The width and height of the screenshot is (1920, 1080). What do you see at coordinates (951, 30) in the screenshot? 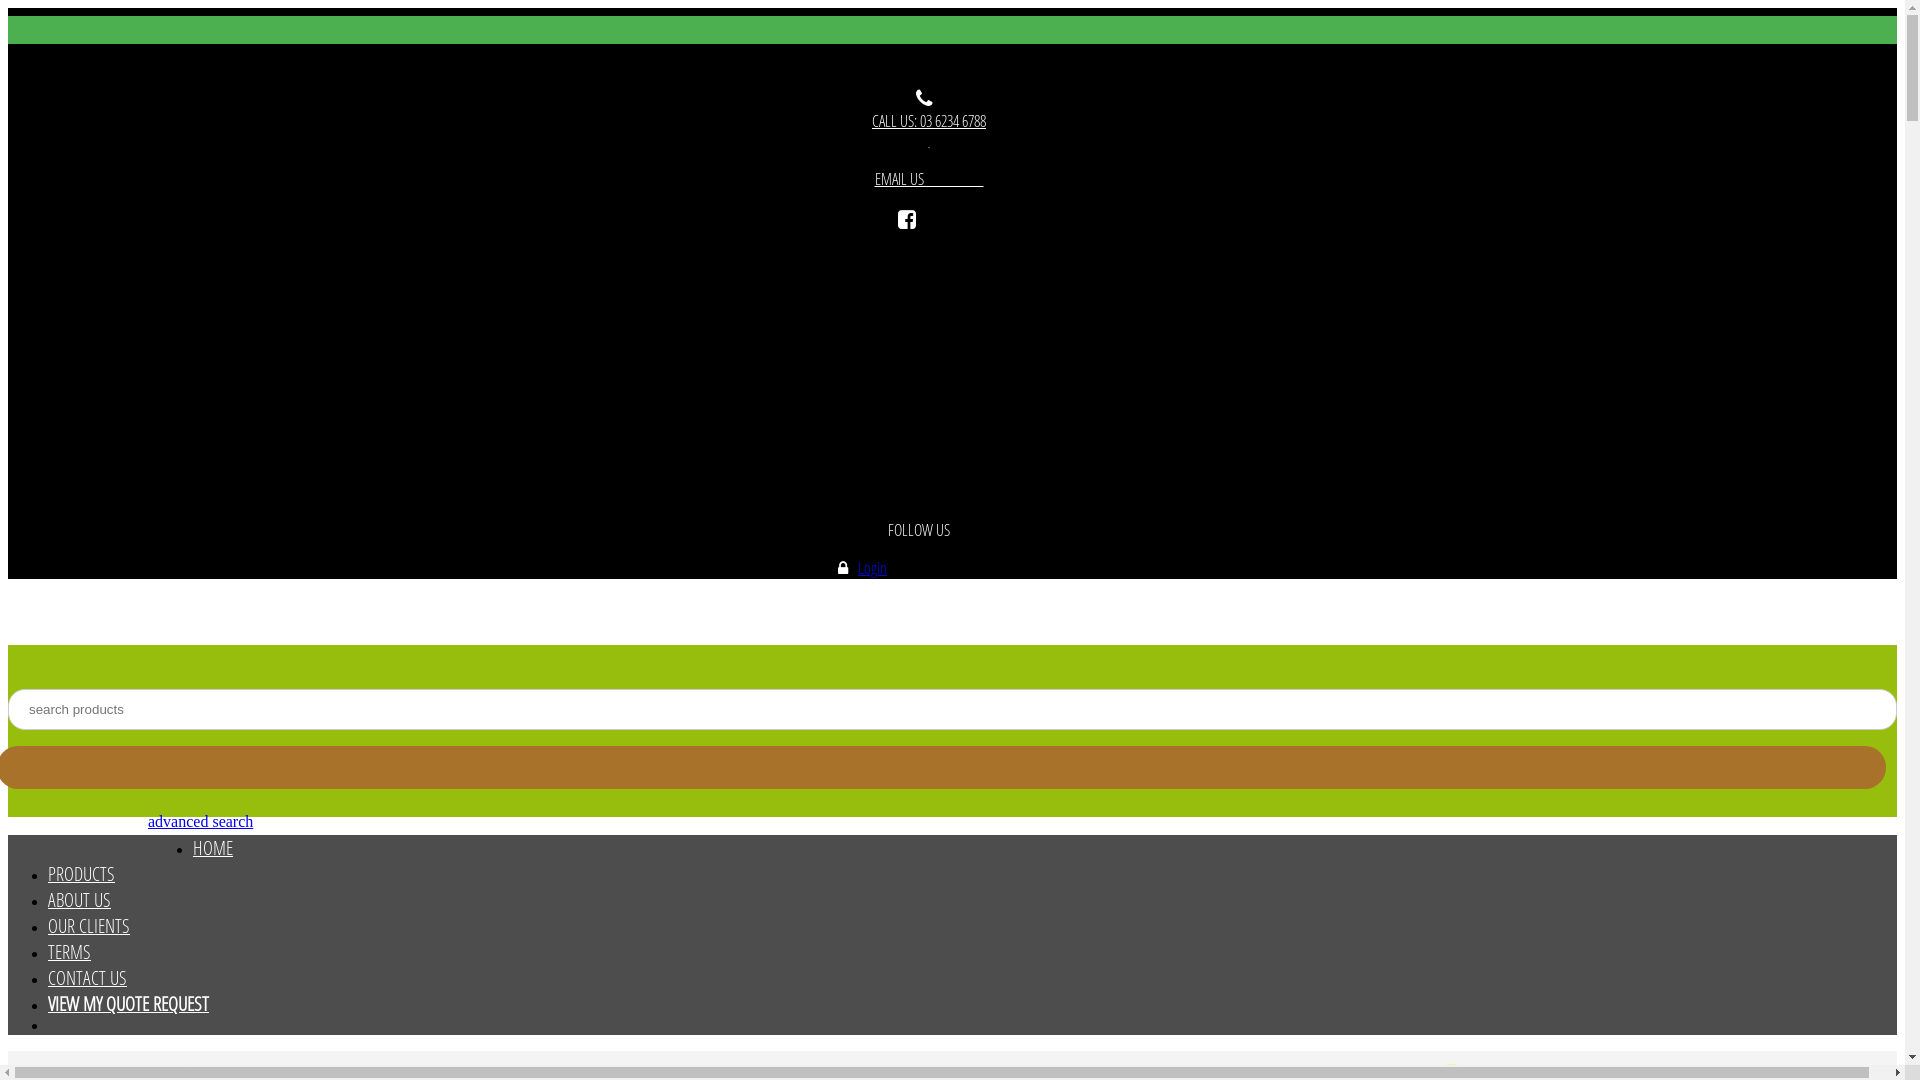
I see `'Toggle navigation'` at bounding box center [951, 30].